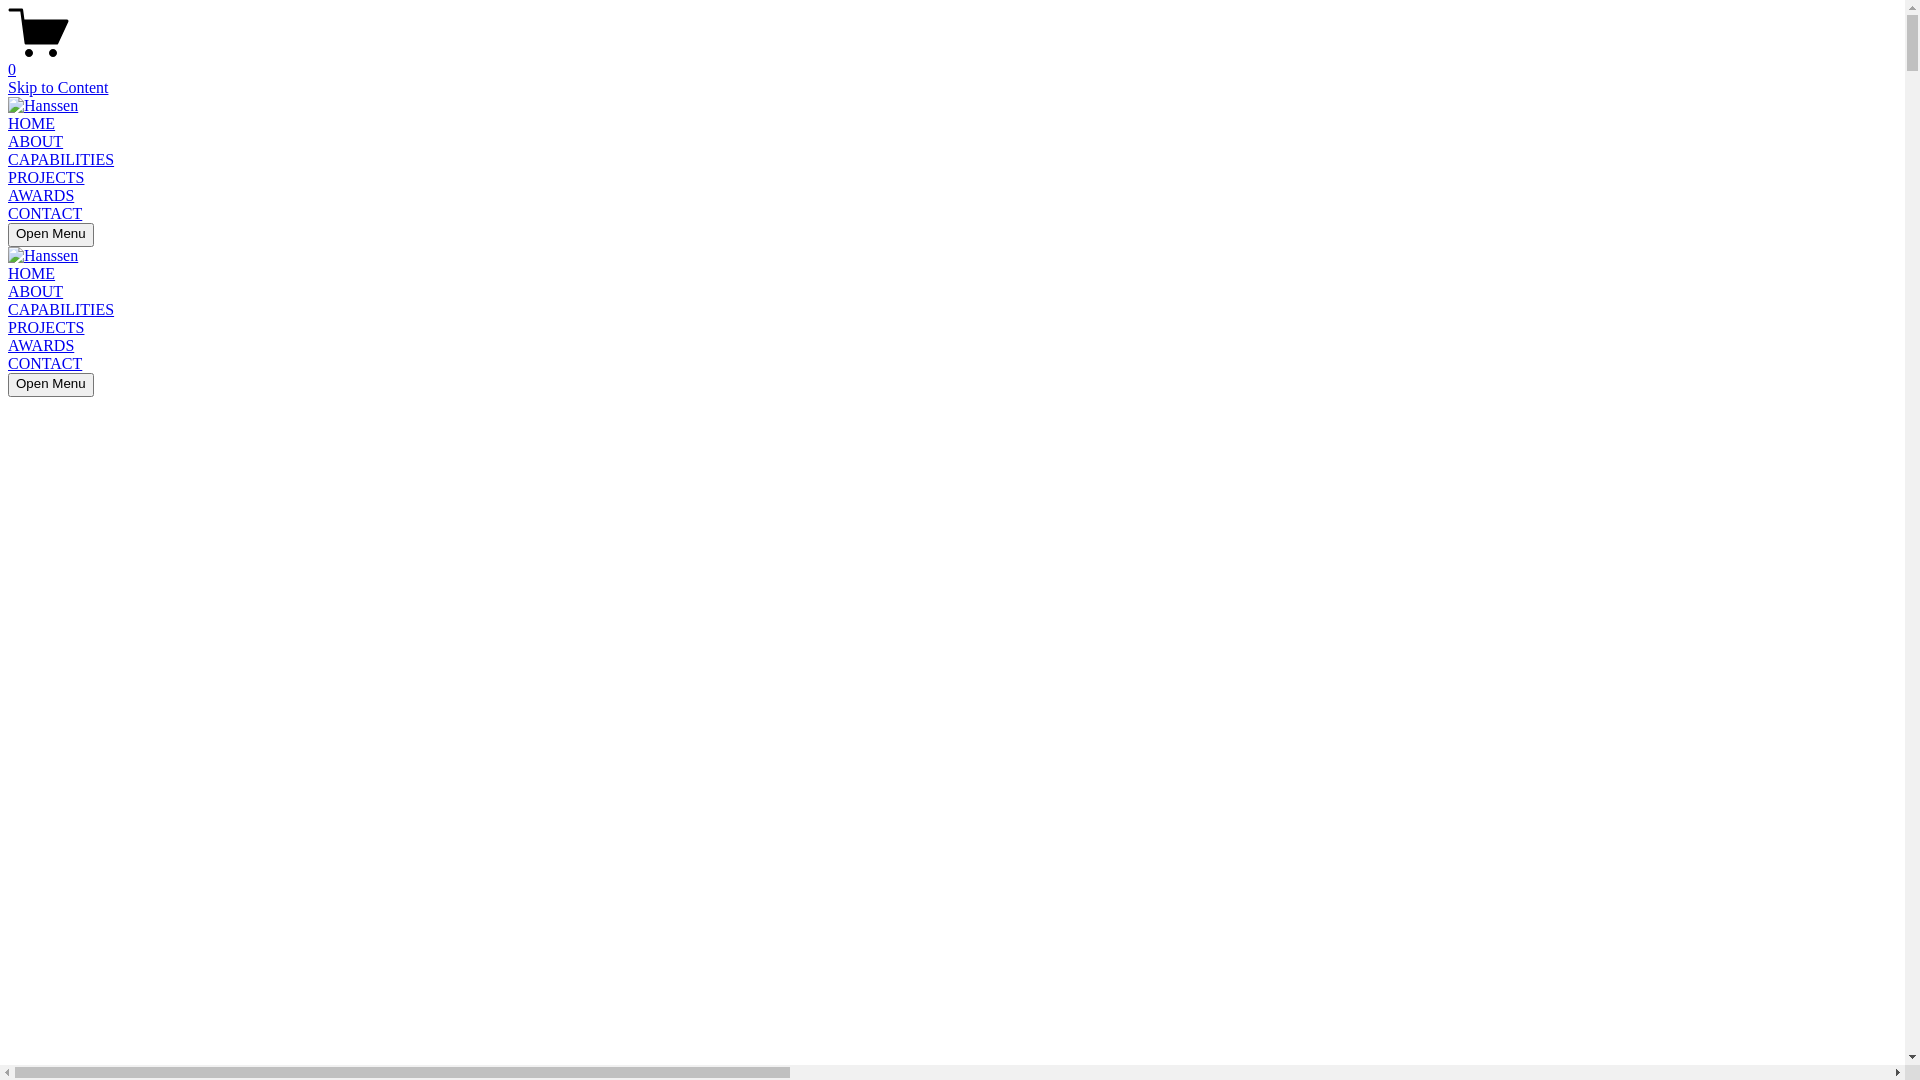 This screenshot has height=1080, width=1920. What do you see at coordinates (51, 385) in the screenshot?
I see `'Open Menu'` at bounding box center [51, 385].